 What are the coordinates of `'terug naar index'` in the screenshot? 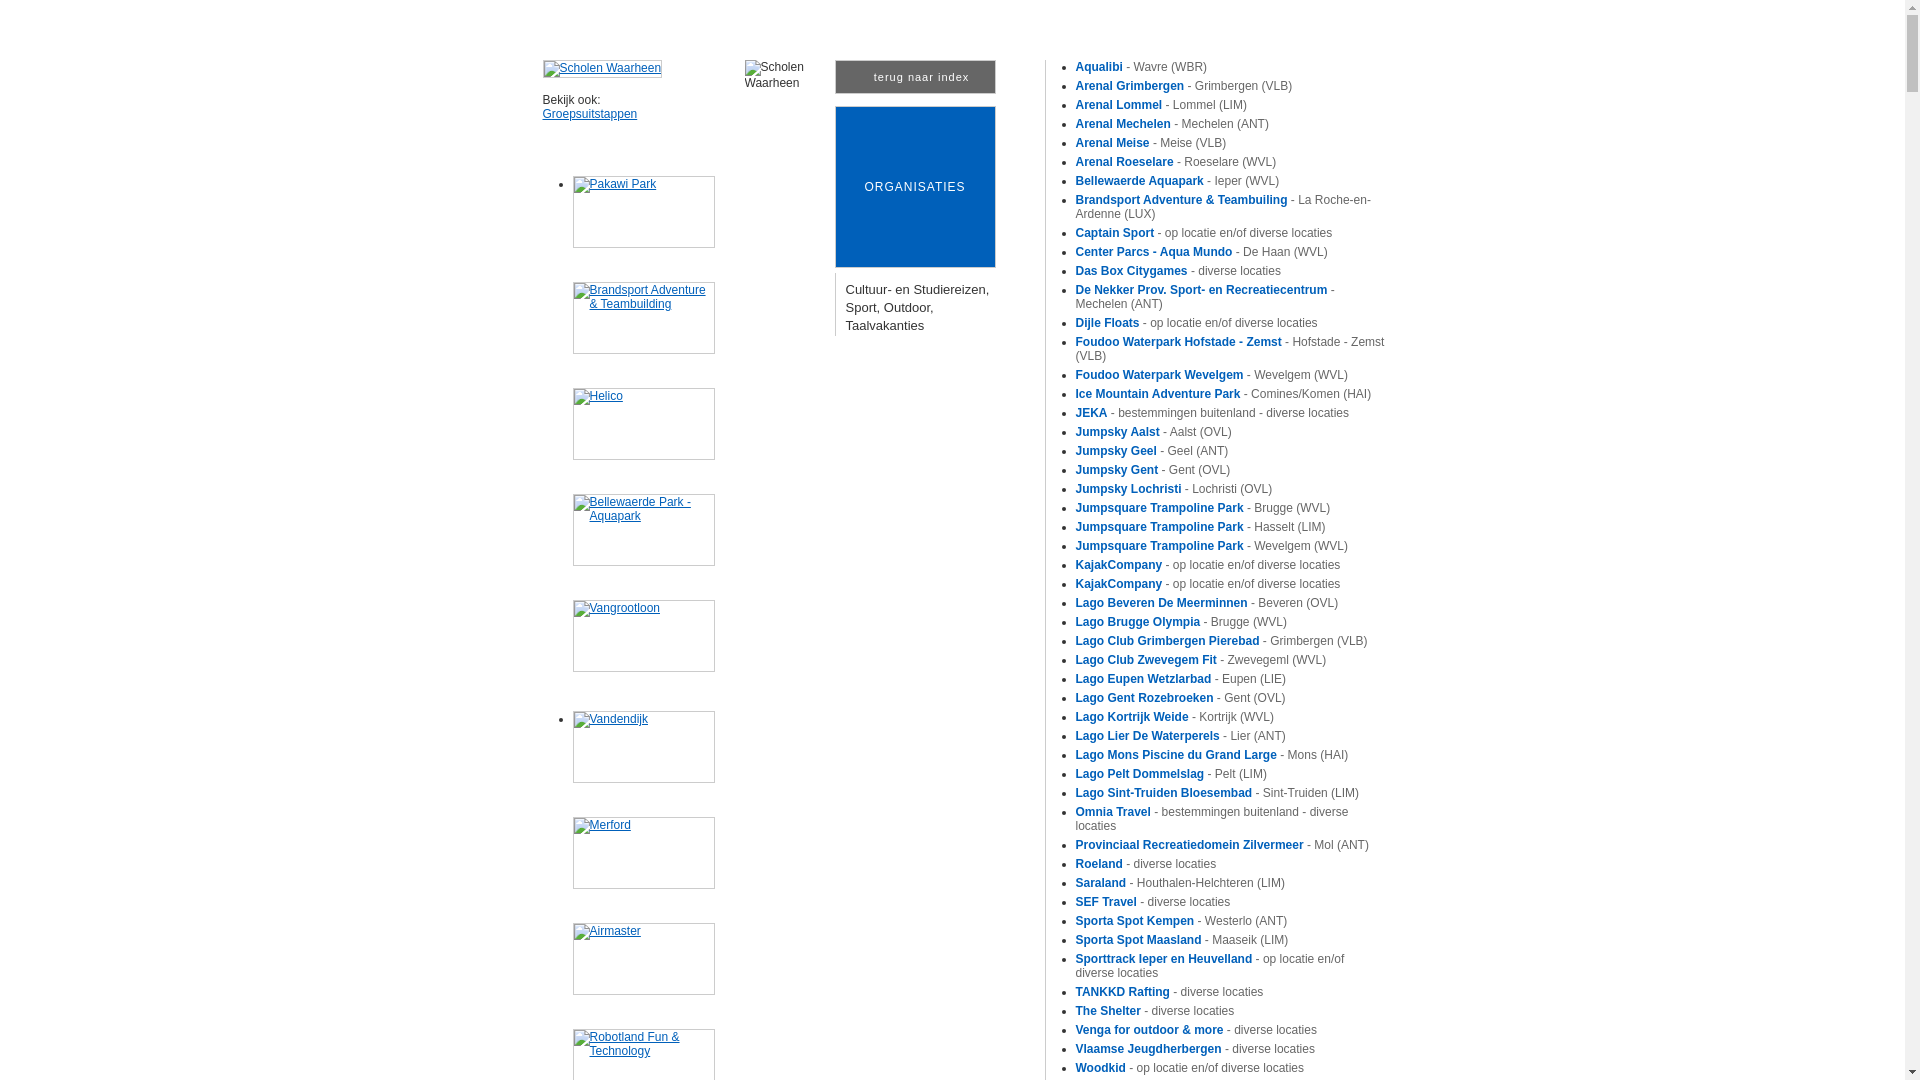 It's located at (913, 76).